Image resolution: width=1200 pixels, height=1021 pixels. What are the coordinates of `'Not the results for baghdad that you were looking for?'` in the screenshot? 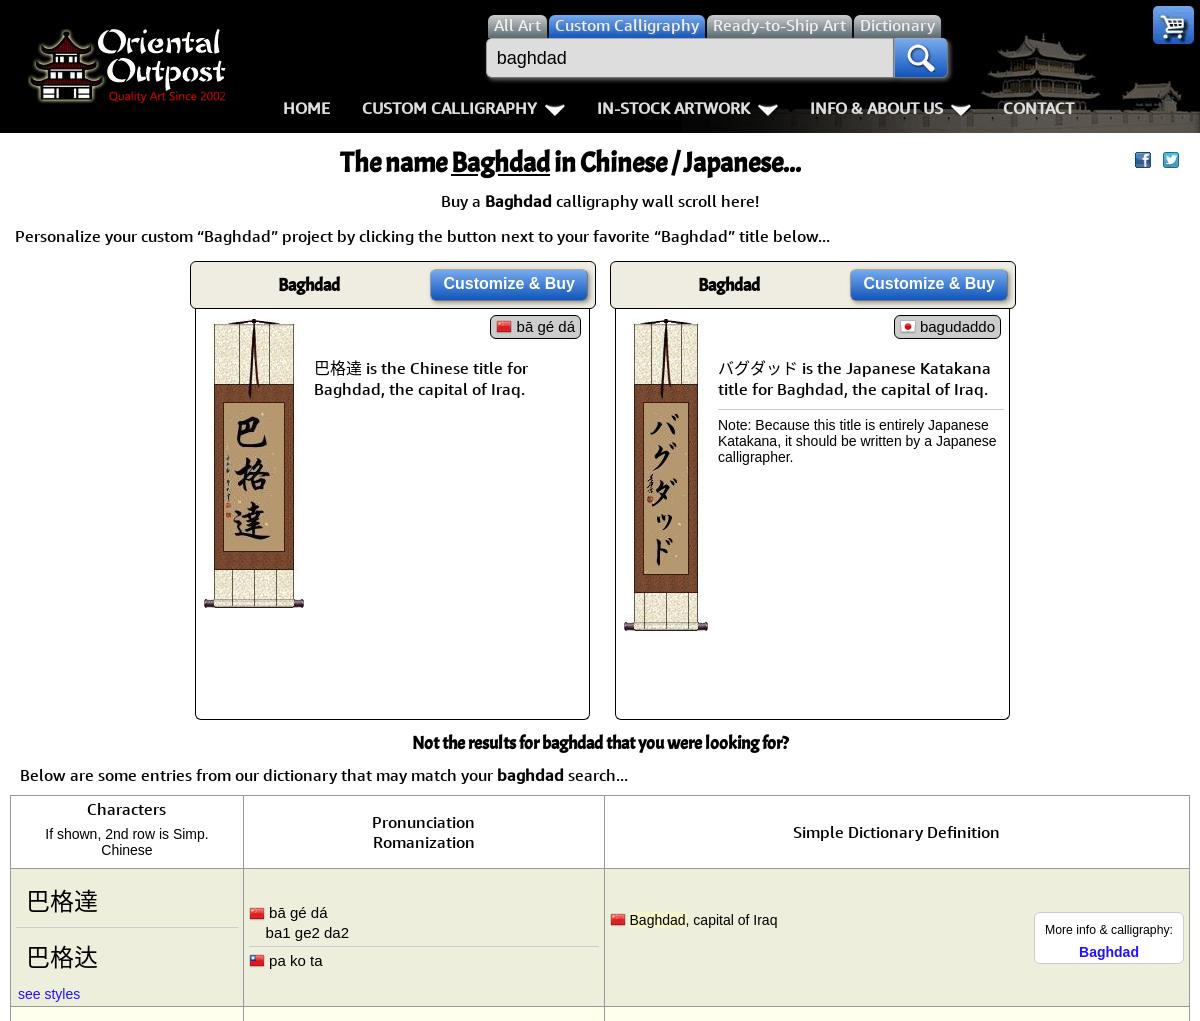 It's located at (600, 742).